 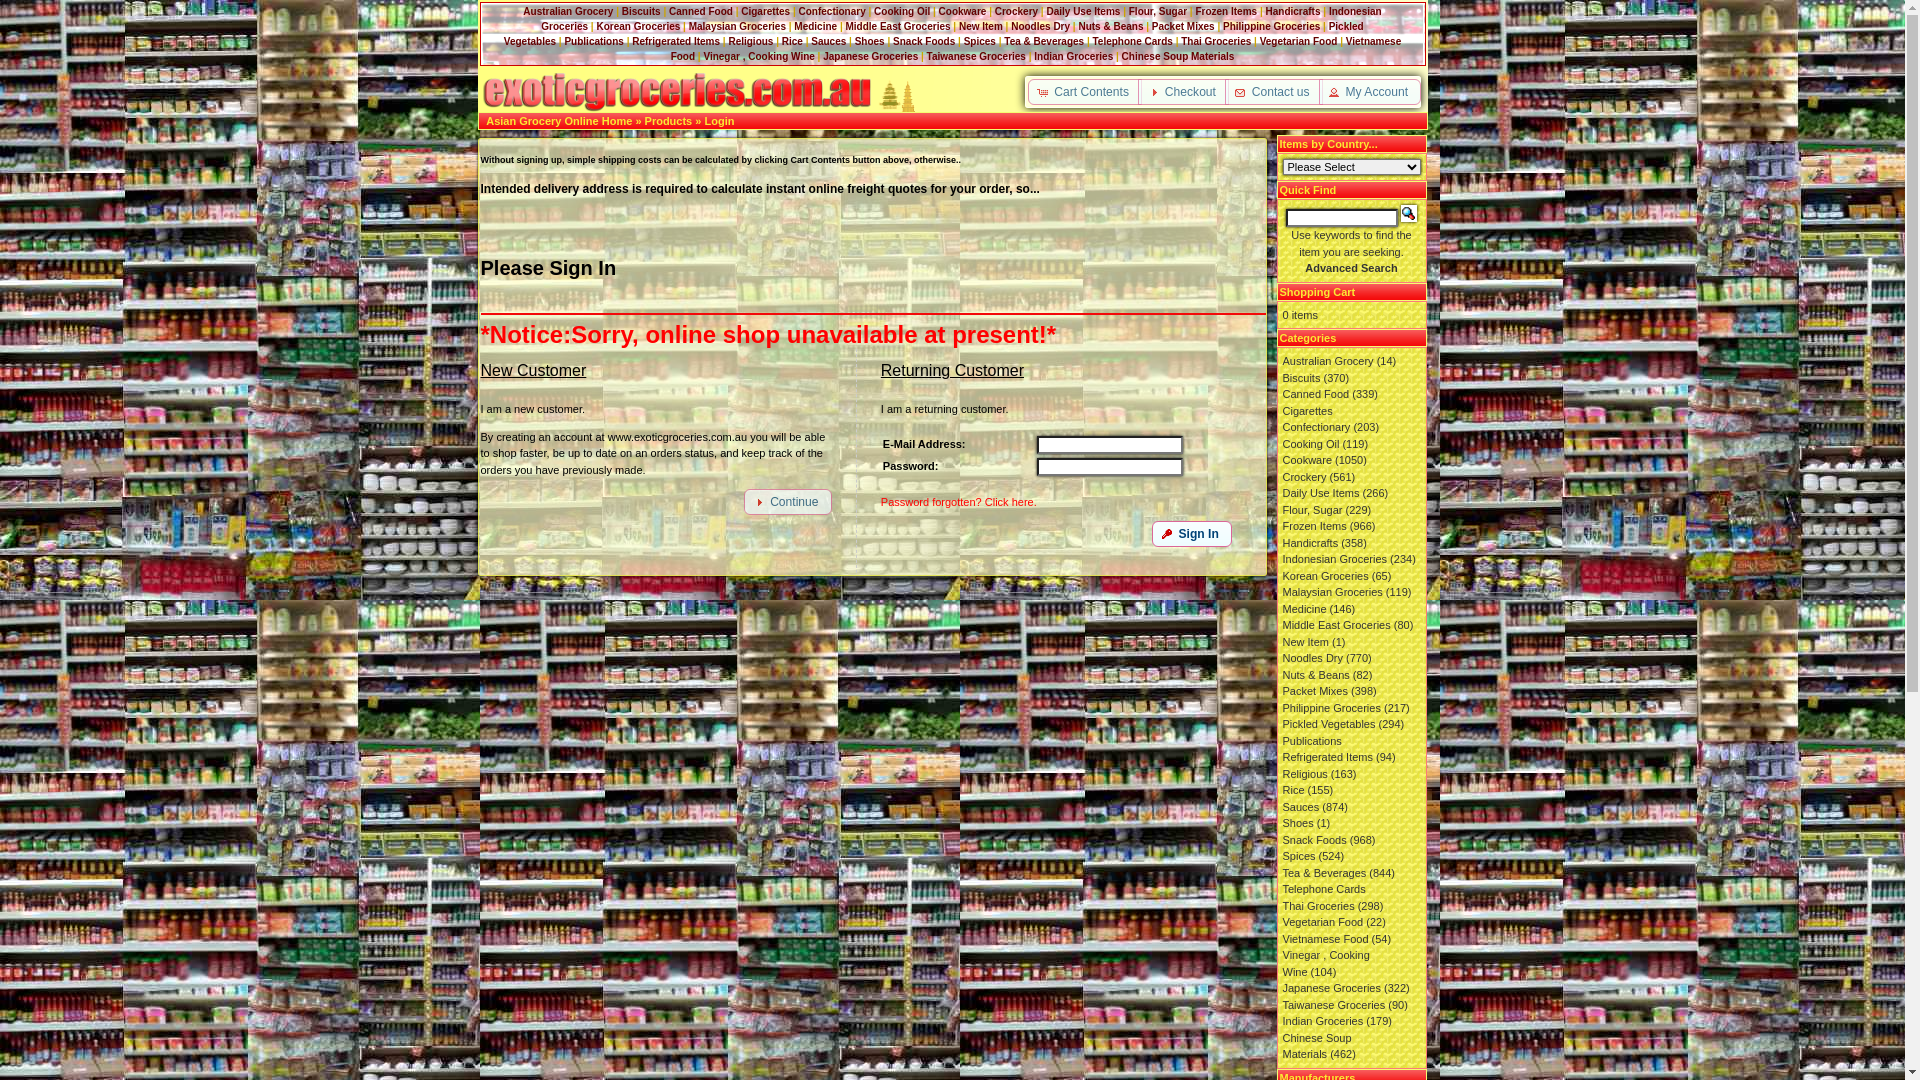 I want to click on 'Sign In', so click(x=1191, y=532).